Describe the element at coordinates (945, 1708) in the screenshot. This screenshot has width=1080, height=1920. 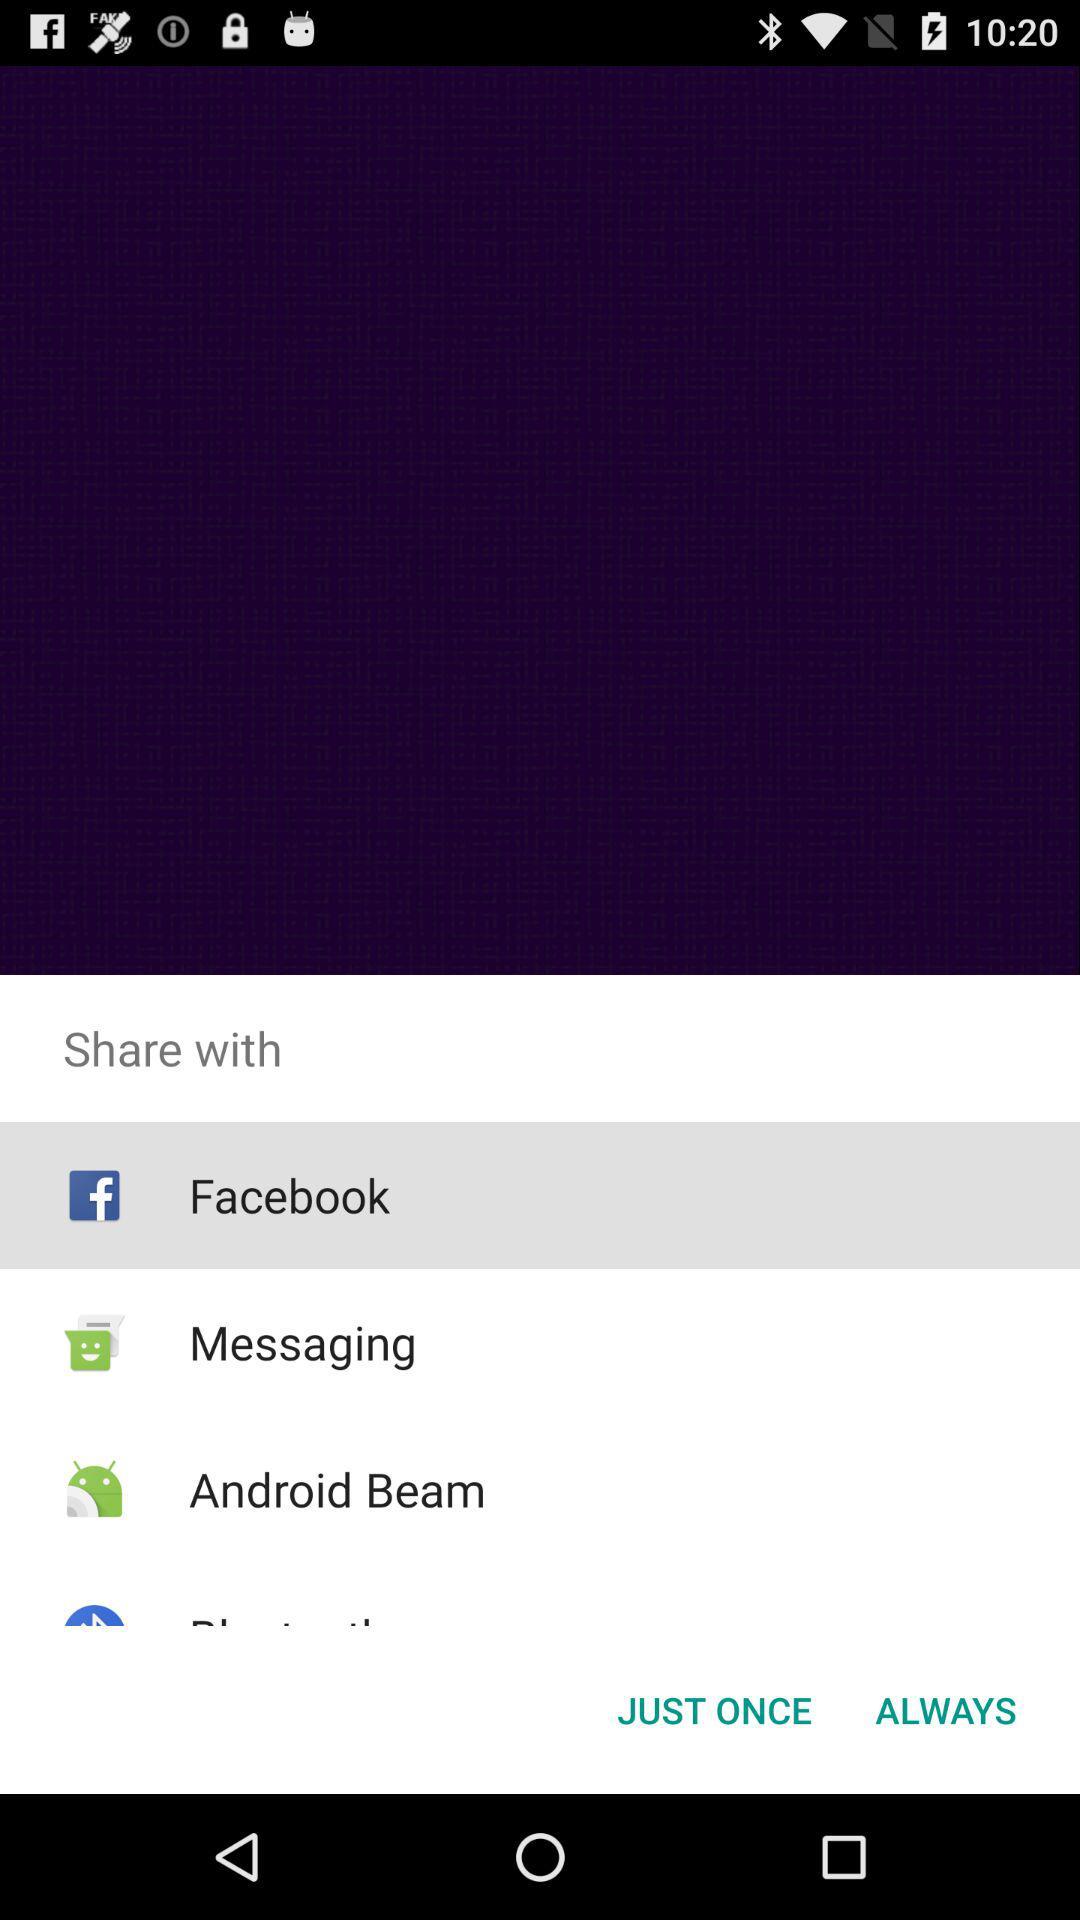
I see `the icon below the share with` at that location.